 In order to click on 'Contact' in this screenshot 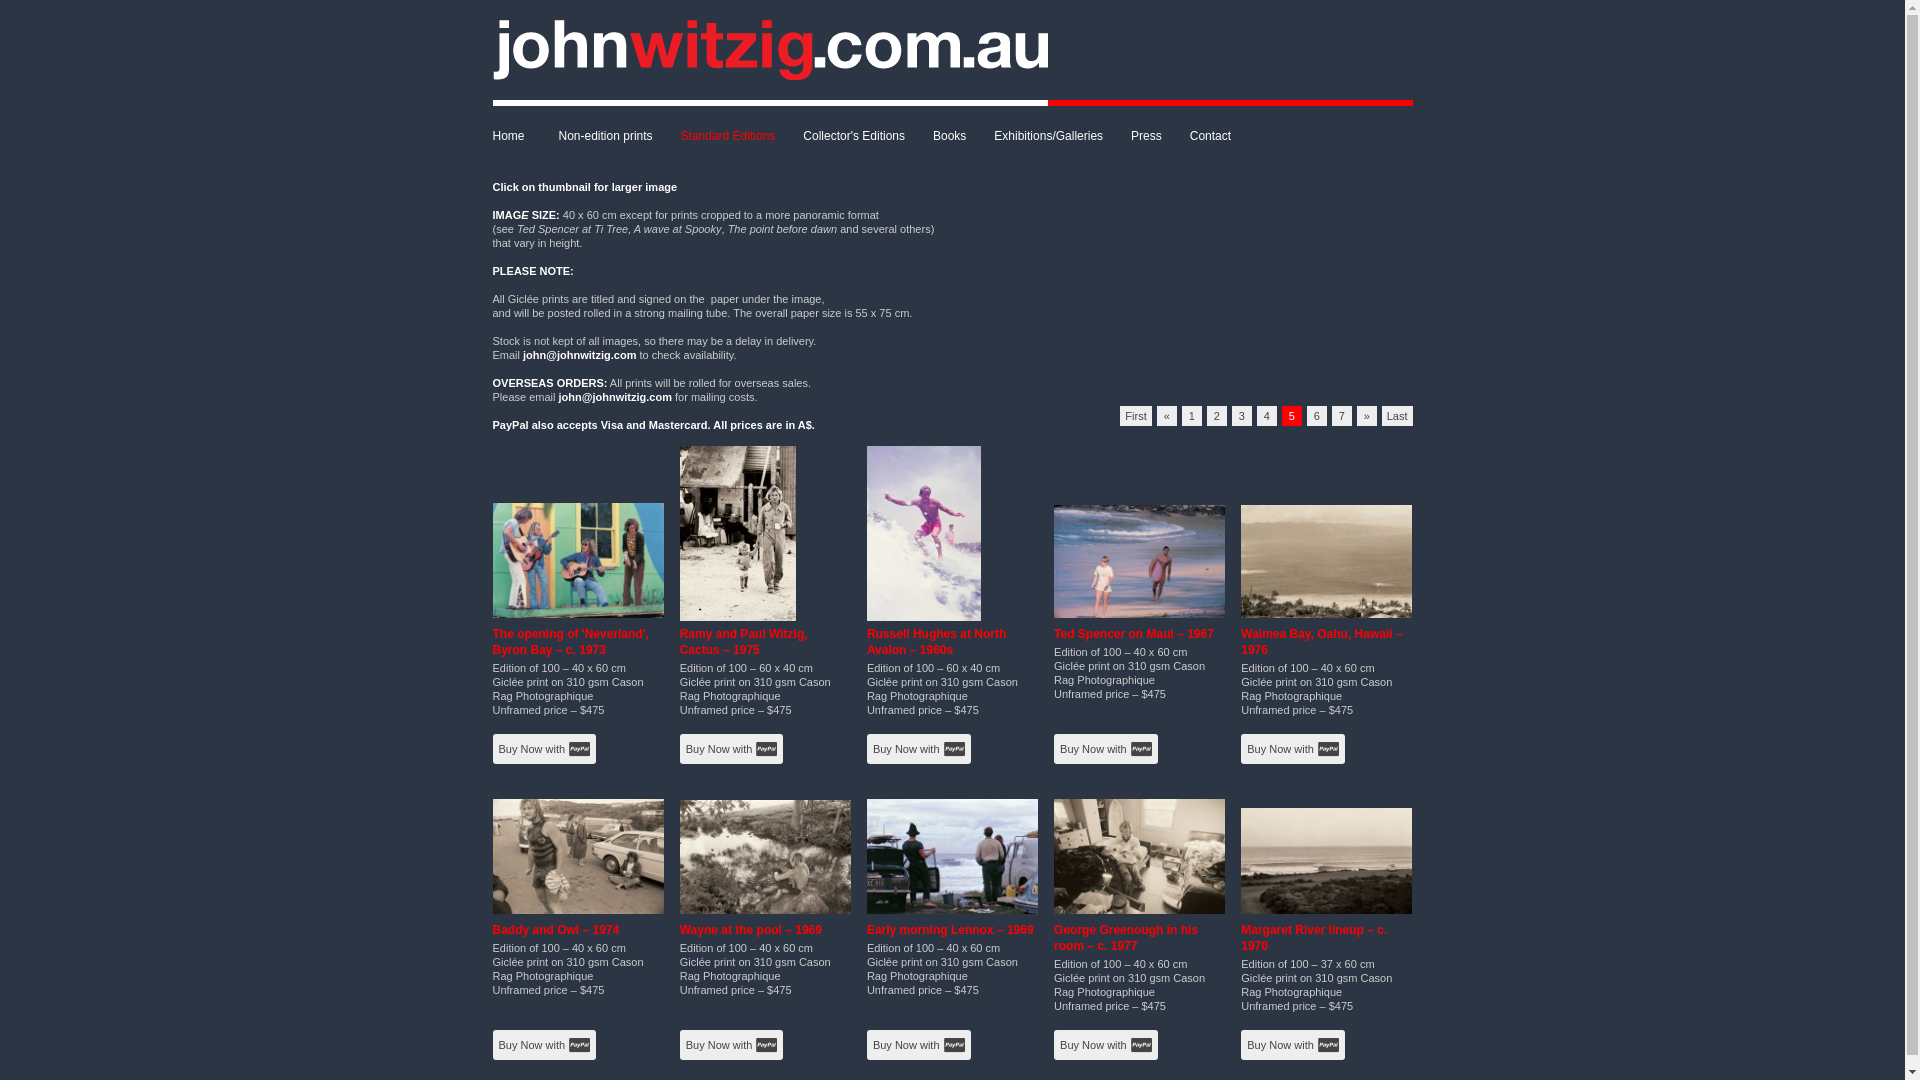, I will do `click(1209, 135)`.